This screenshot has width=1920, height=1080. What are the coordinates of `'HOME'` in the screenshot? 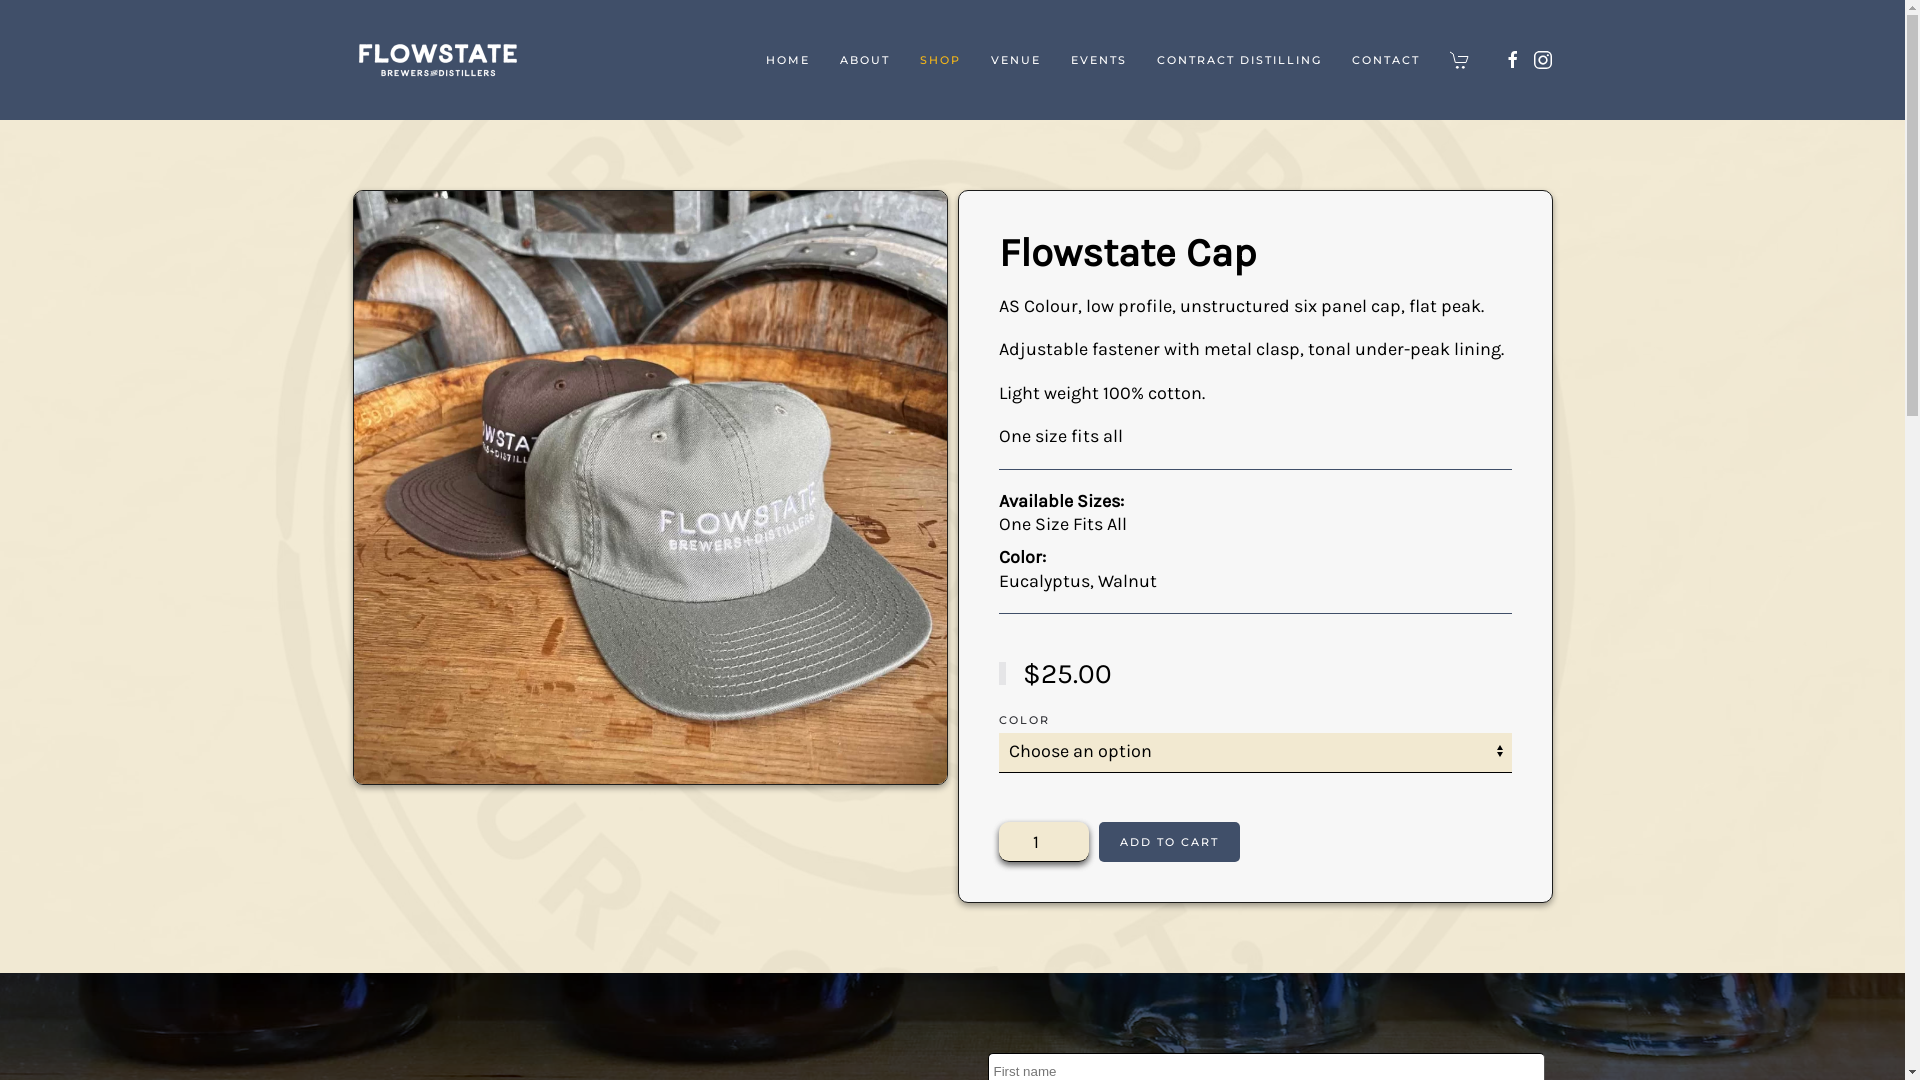 It's located at (786, 59).